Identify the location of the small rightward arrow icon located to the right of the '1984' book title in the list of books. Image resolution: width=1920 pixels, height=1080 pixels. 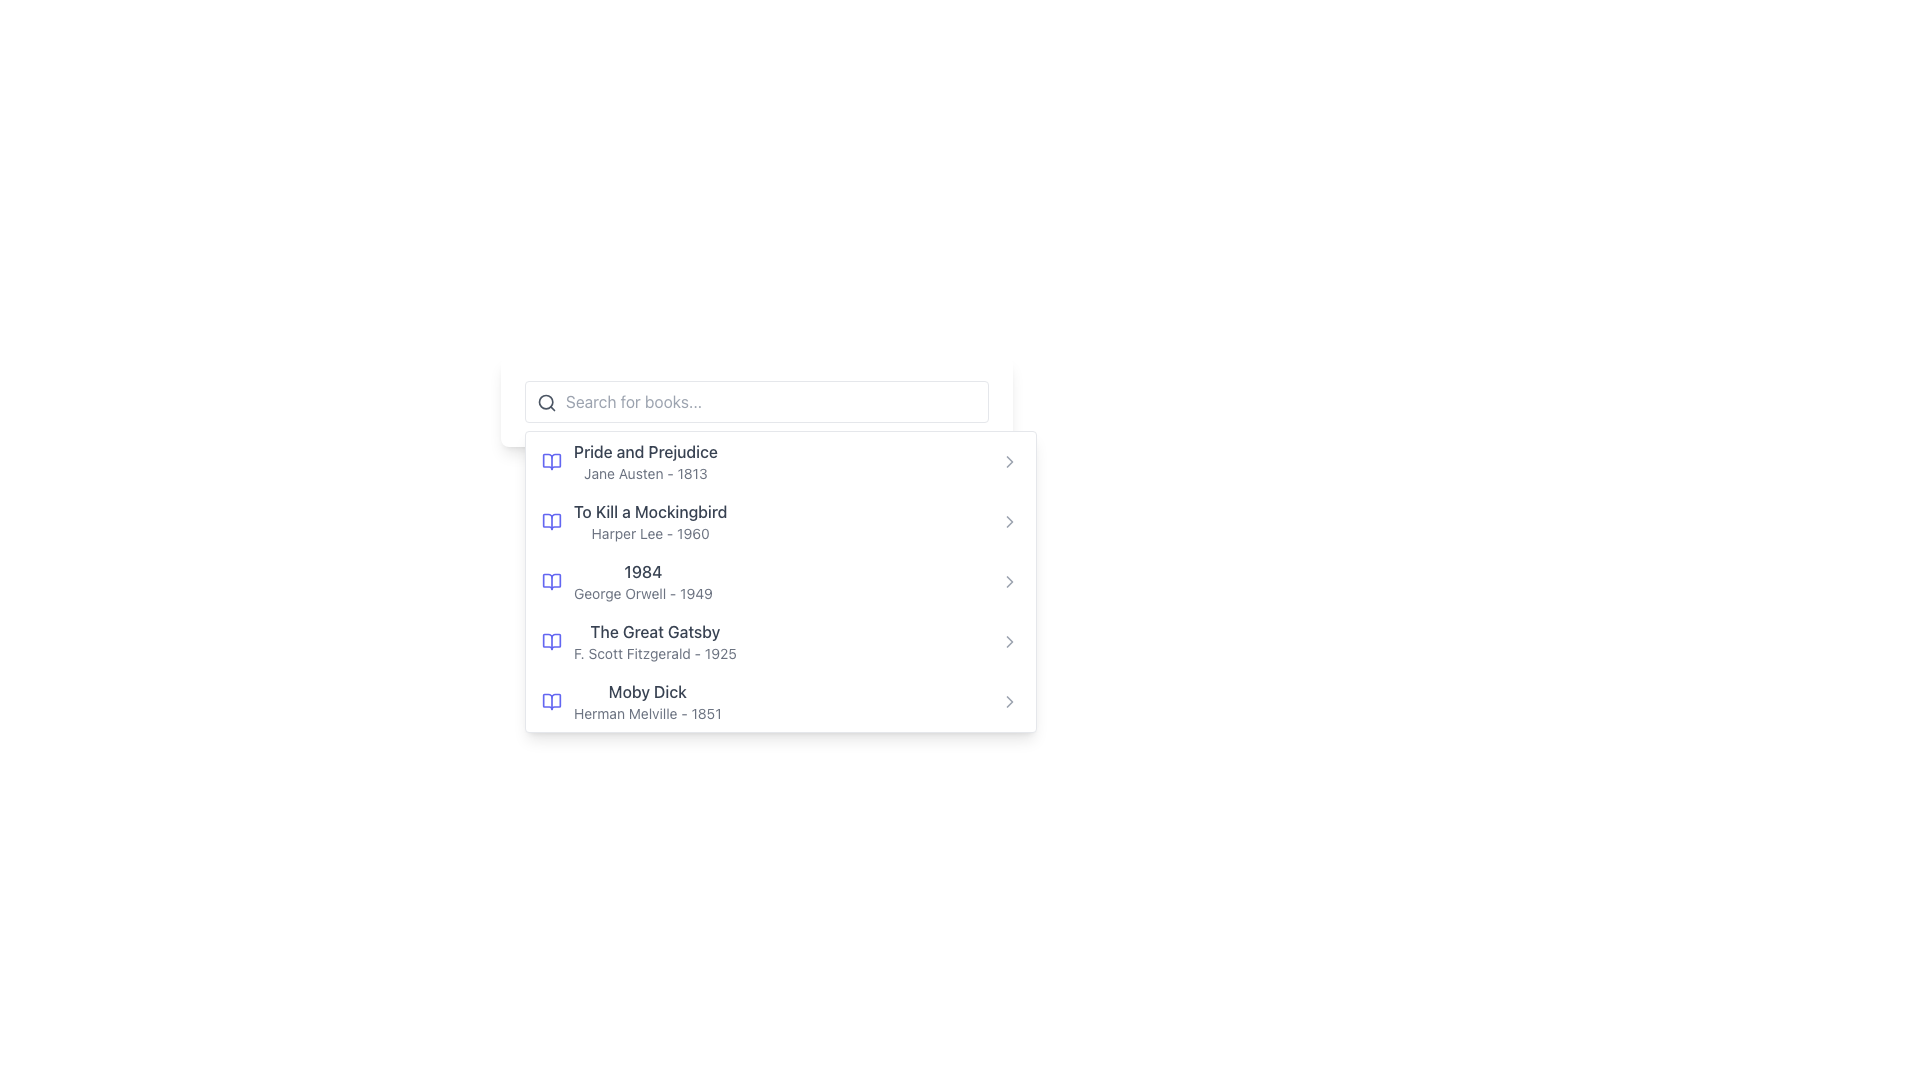
(1009, 582).